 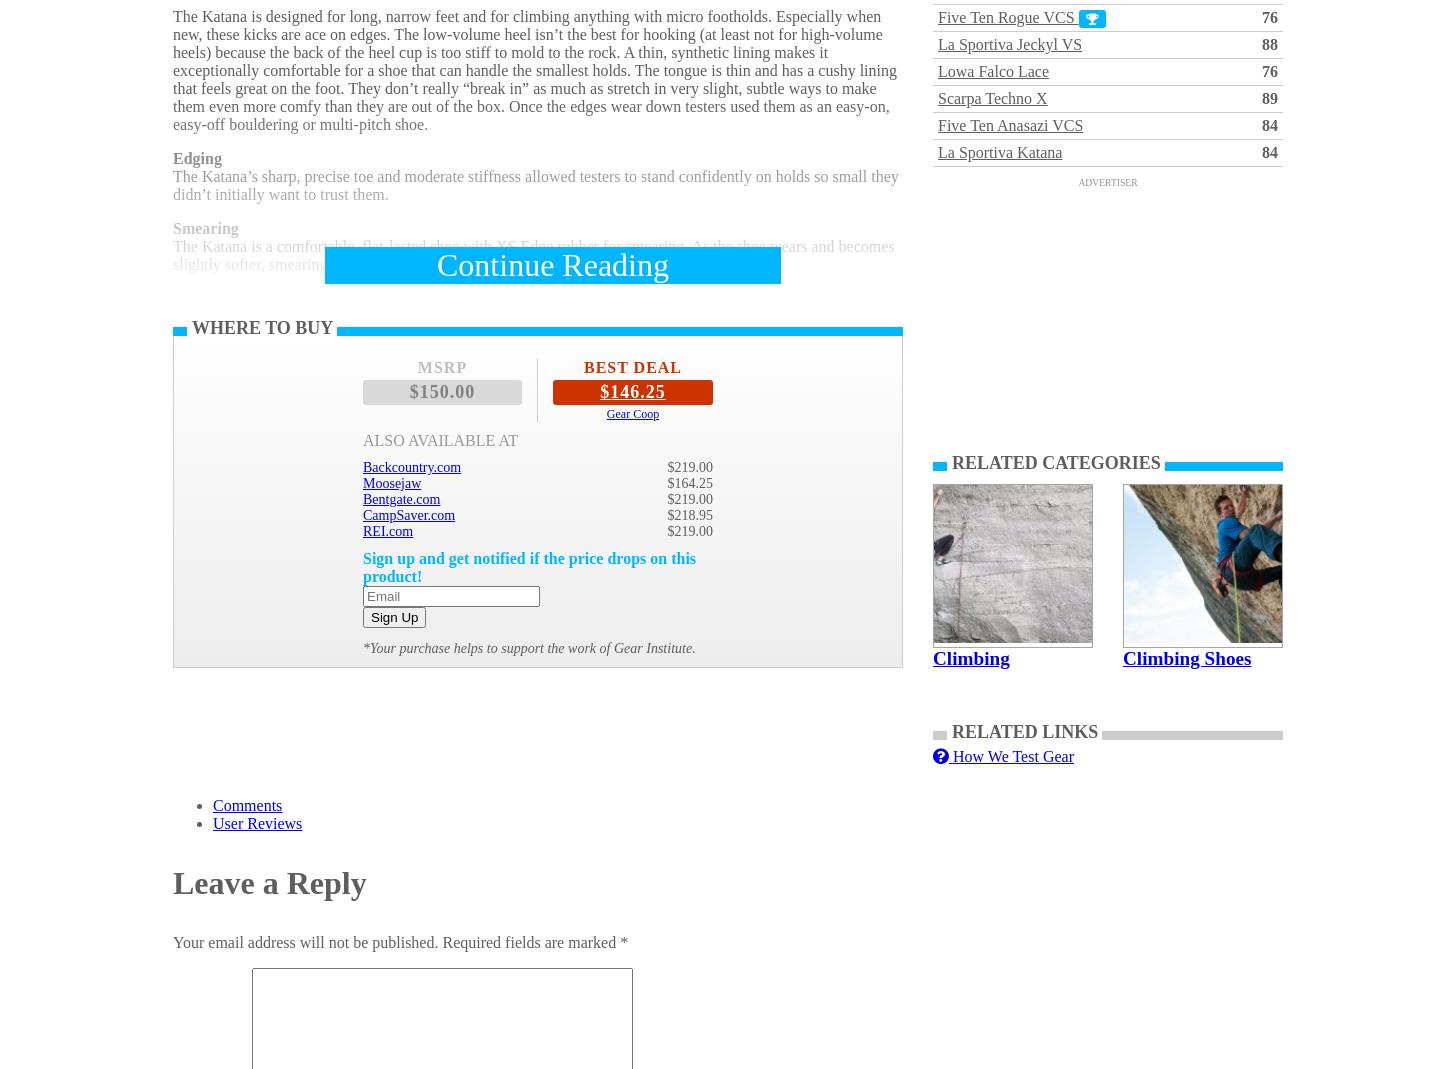 I want to click on 'The 4mm Vibram XS Edge rubber adds to the Katana’s performance on micro holds. It’s durable and super sticky.', so click(x=172, y=473).